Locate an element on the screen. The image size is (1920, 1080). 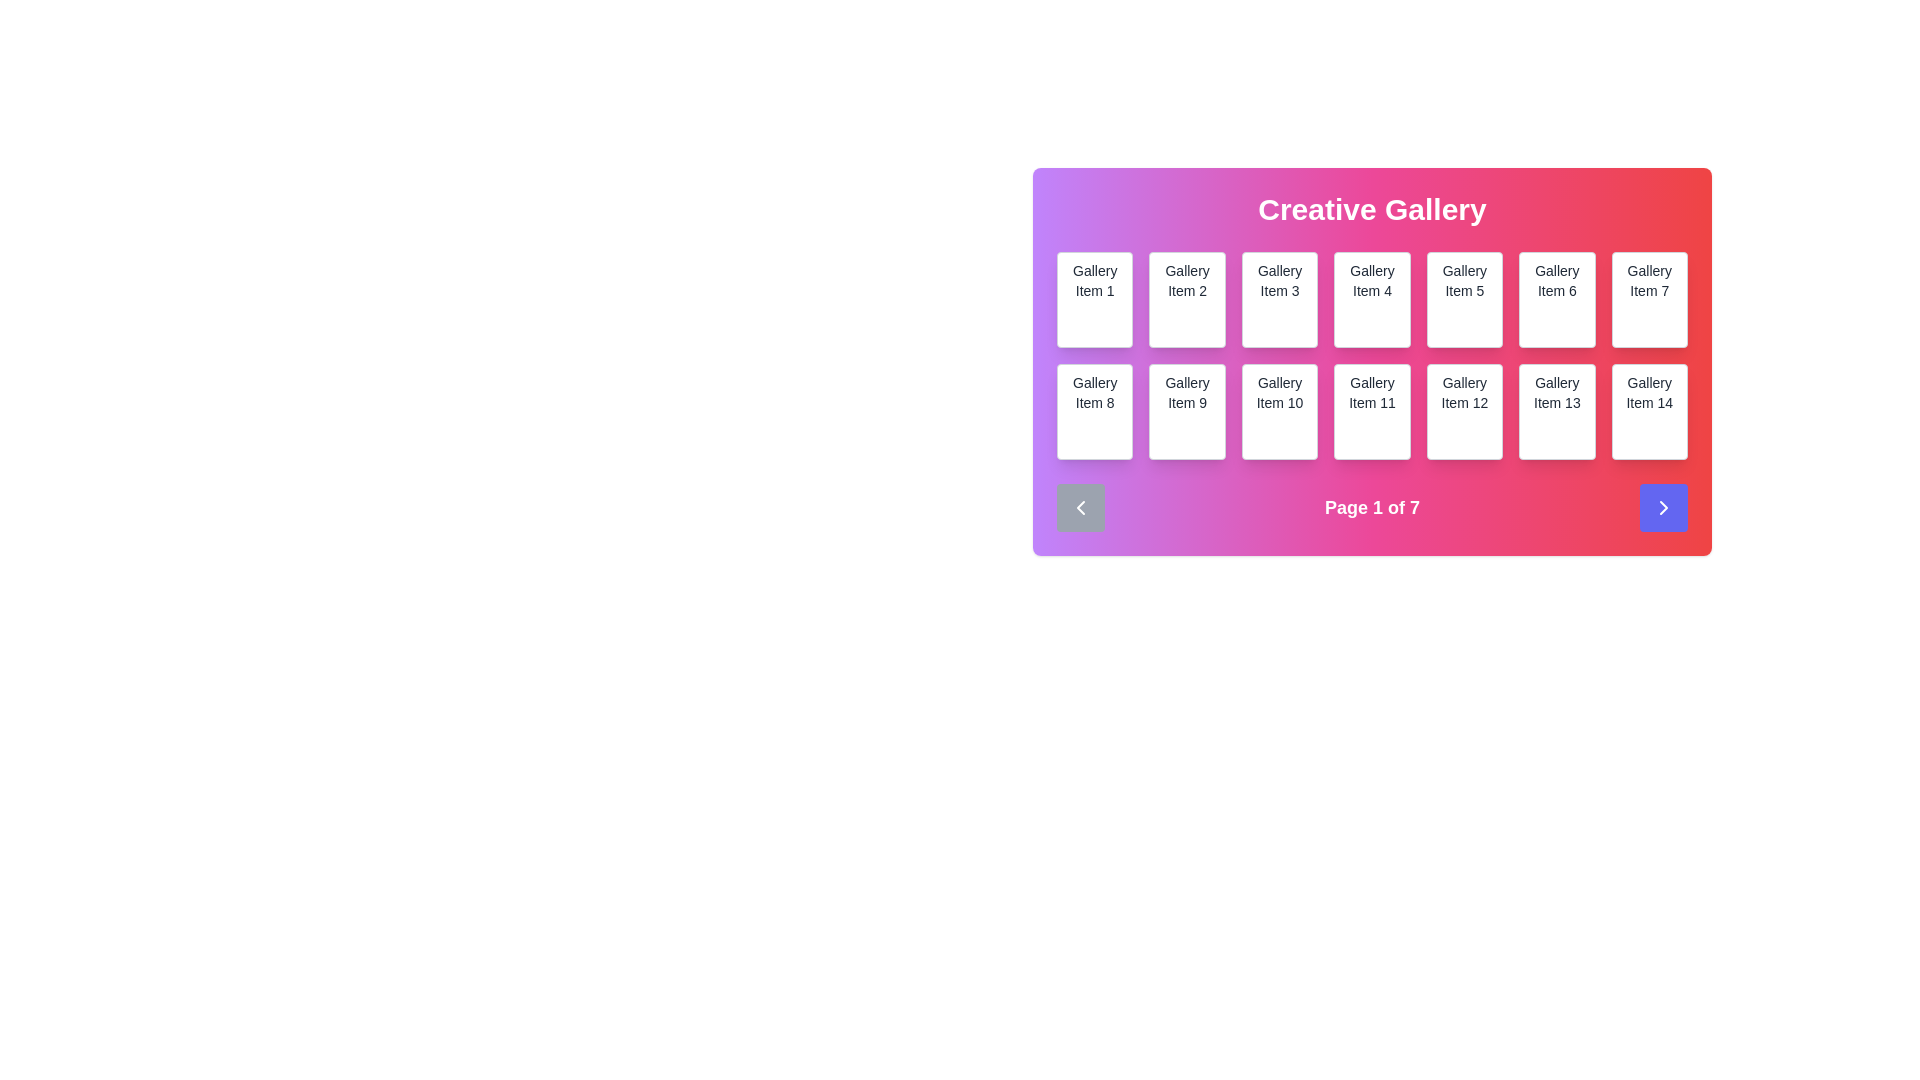
the Display card labeled 'Gallery Item 11', which is the fourth card in the second row of the 'Creative Gallery' grid is located at coordinates (1371, 362).